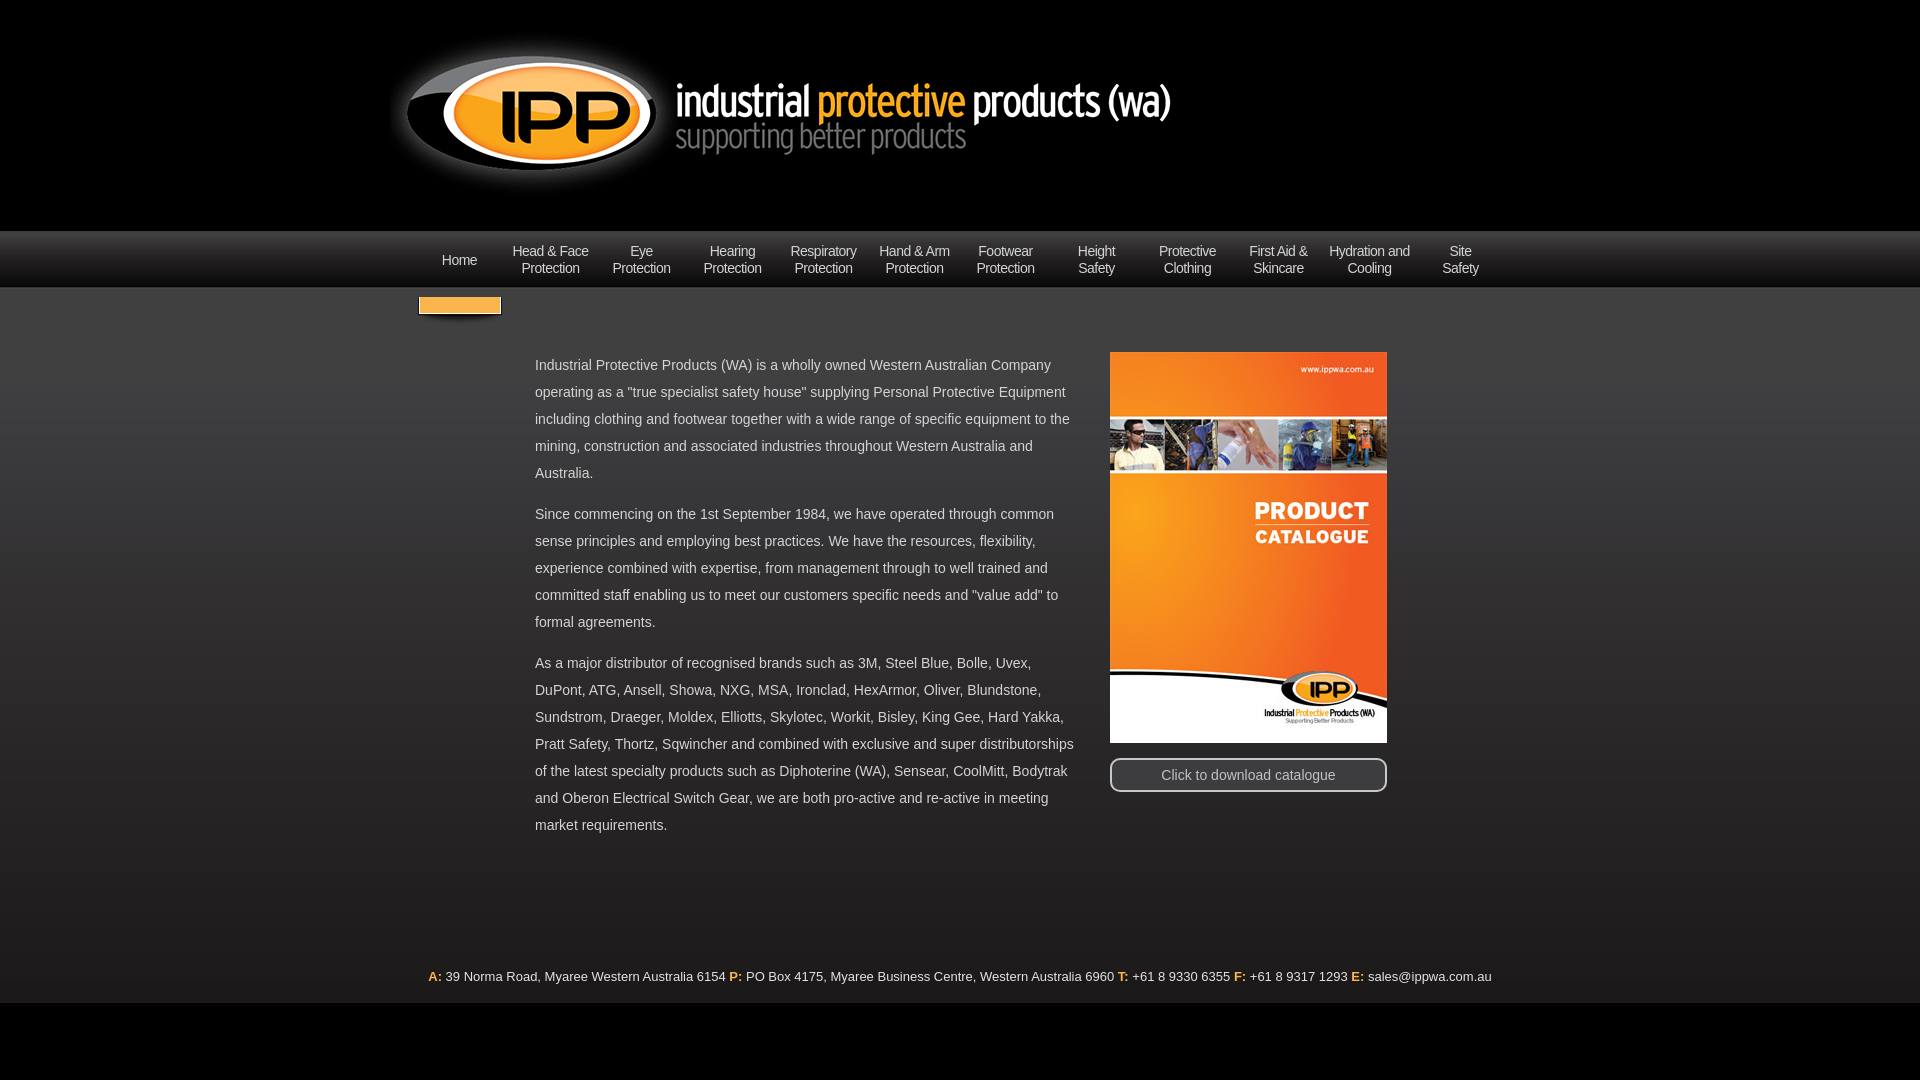  I want to click on 'Hydration and Cooling', so click(1368, 258).